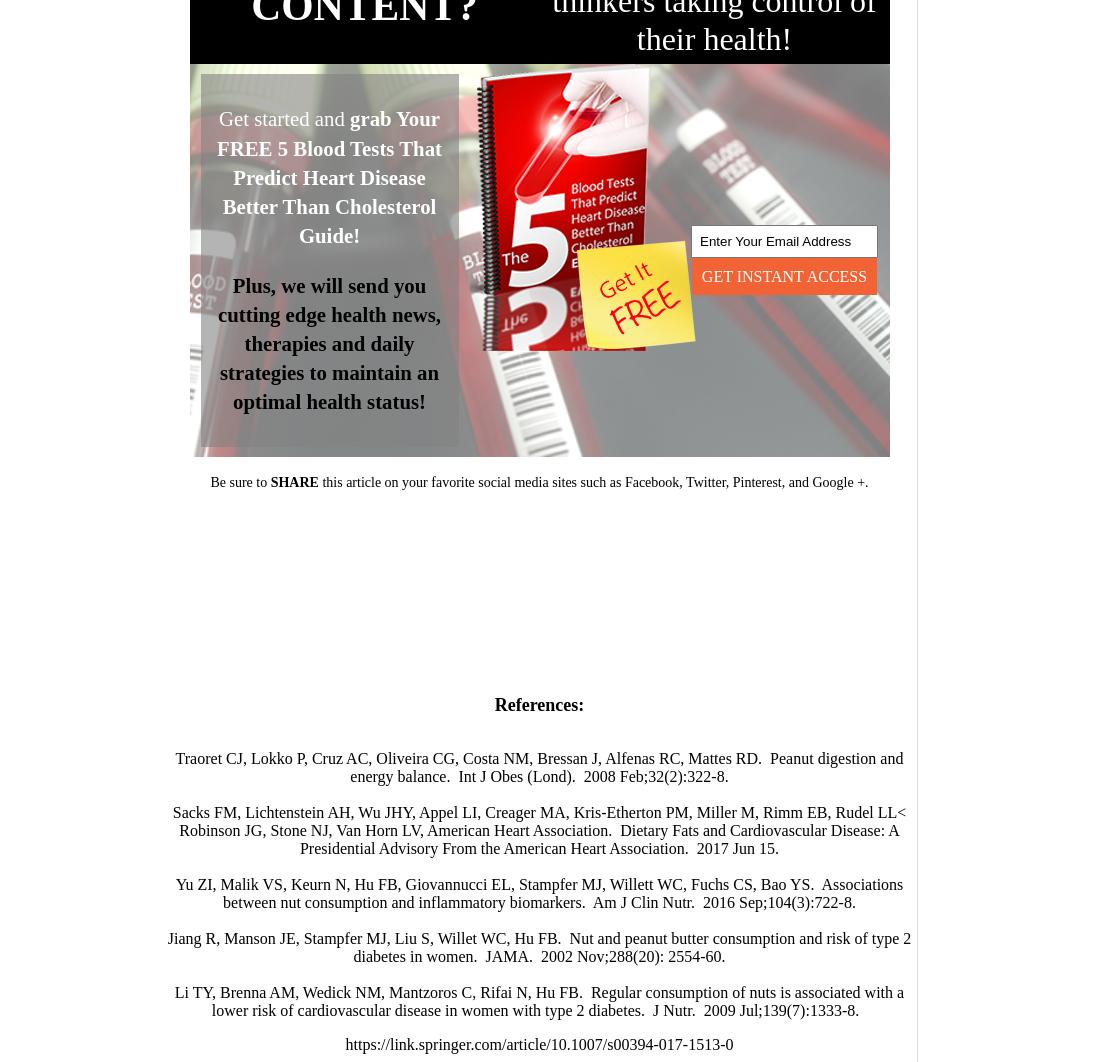  Describe the element at coordinates (284, 118) in the screenshot. I see `'Get started and'` at that location.